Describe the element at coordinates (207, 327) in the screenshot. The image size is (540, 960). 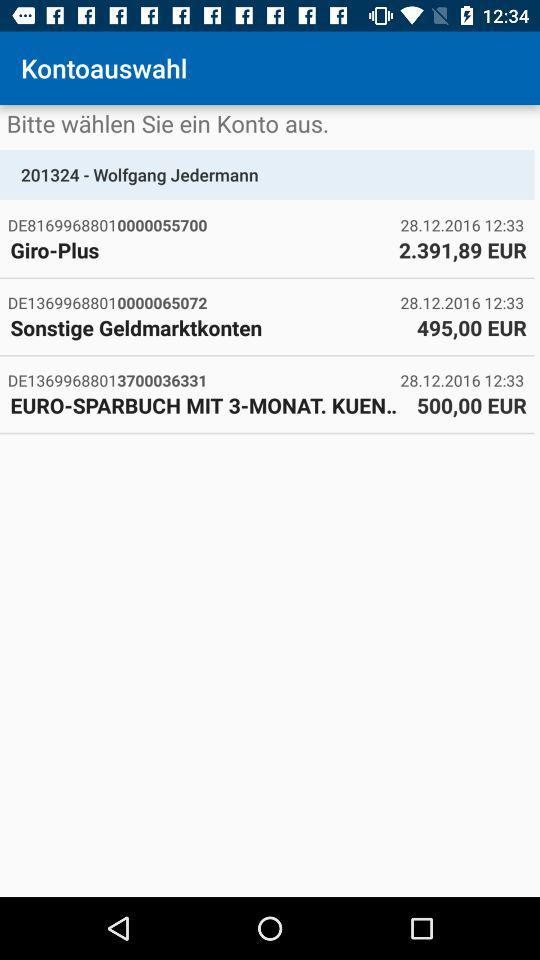
I see `the icon to the left of the 495,00 eur item` at that location.